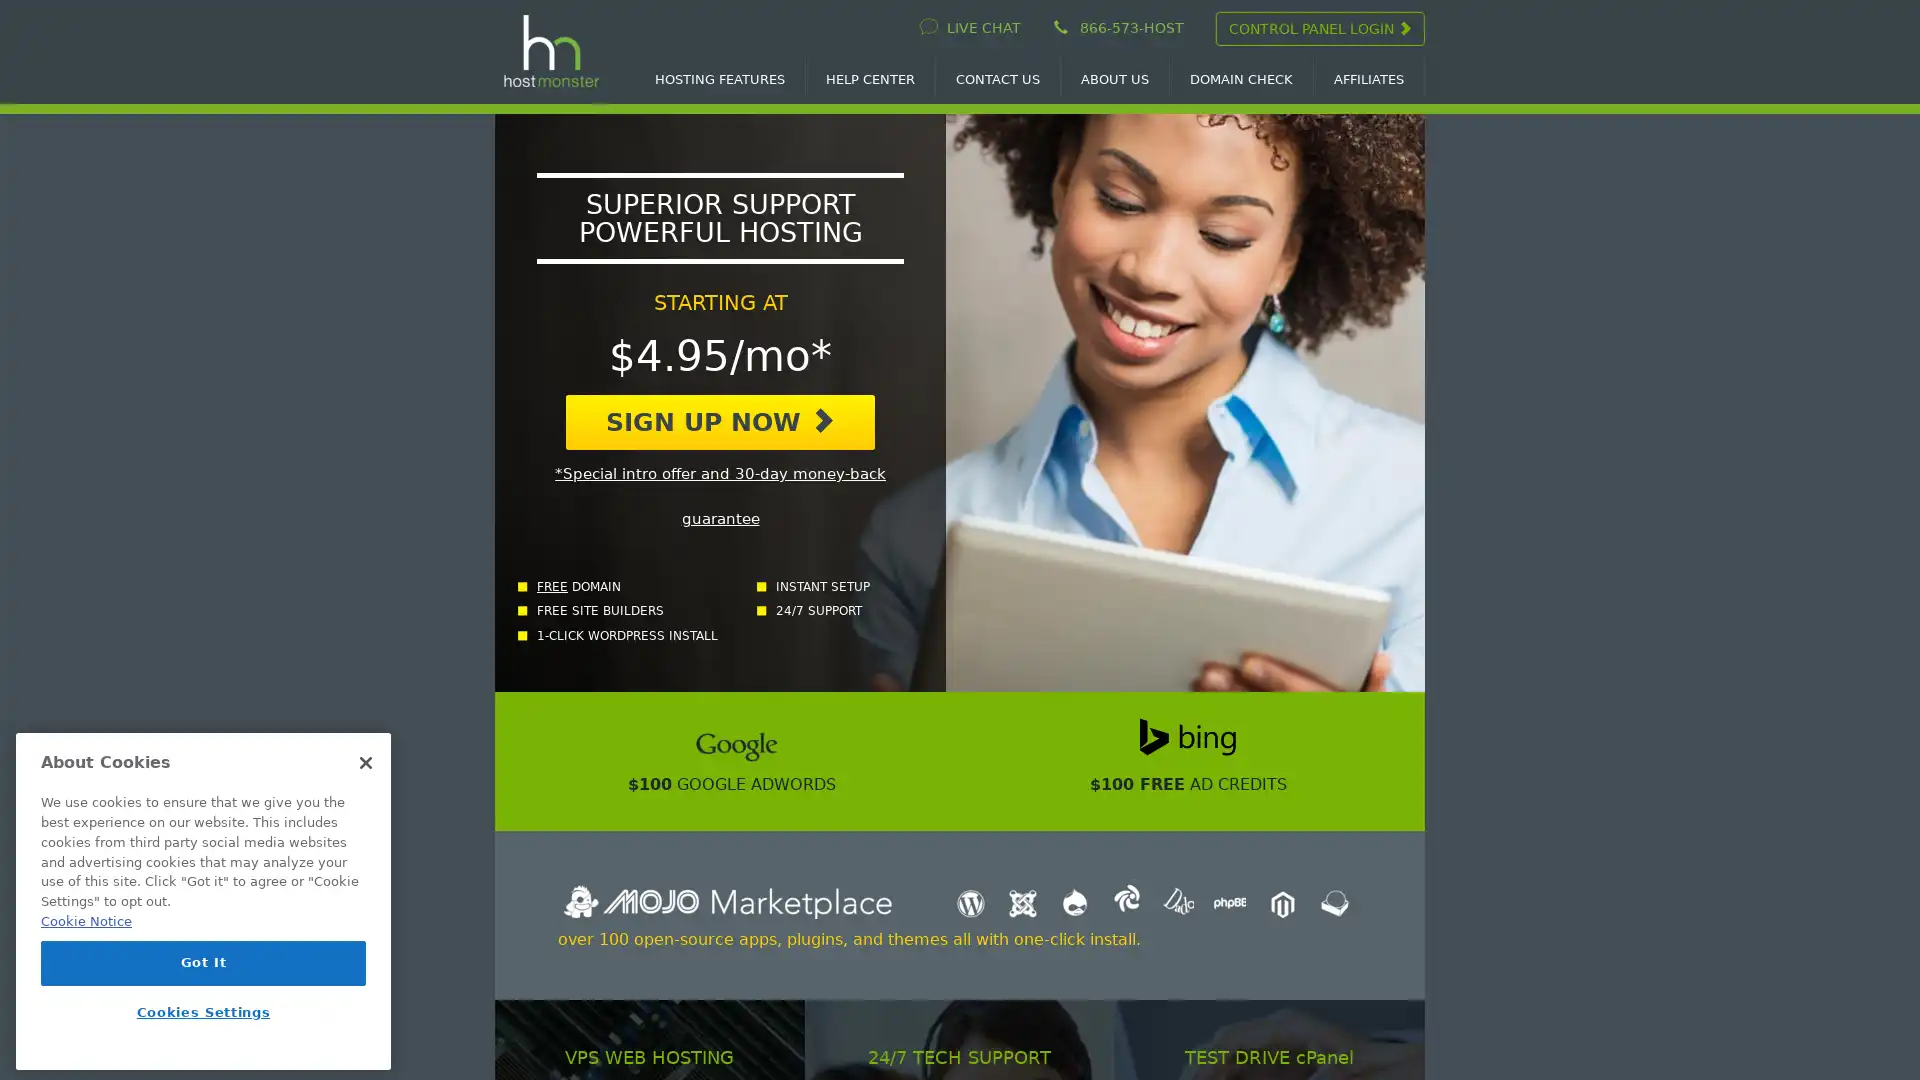 The width and height of the screenshot is (1920, 1080). What do you see at coordinates (203, 962) in the screenshot?
I see `Got It` at bounding box center [203, 962].